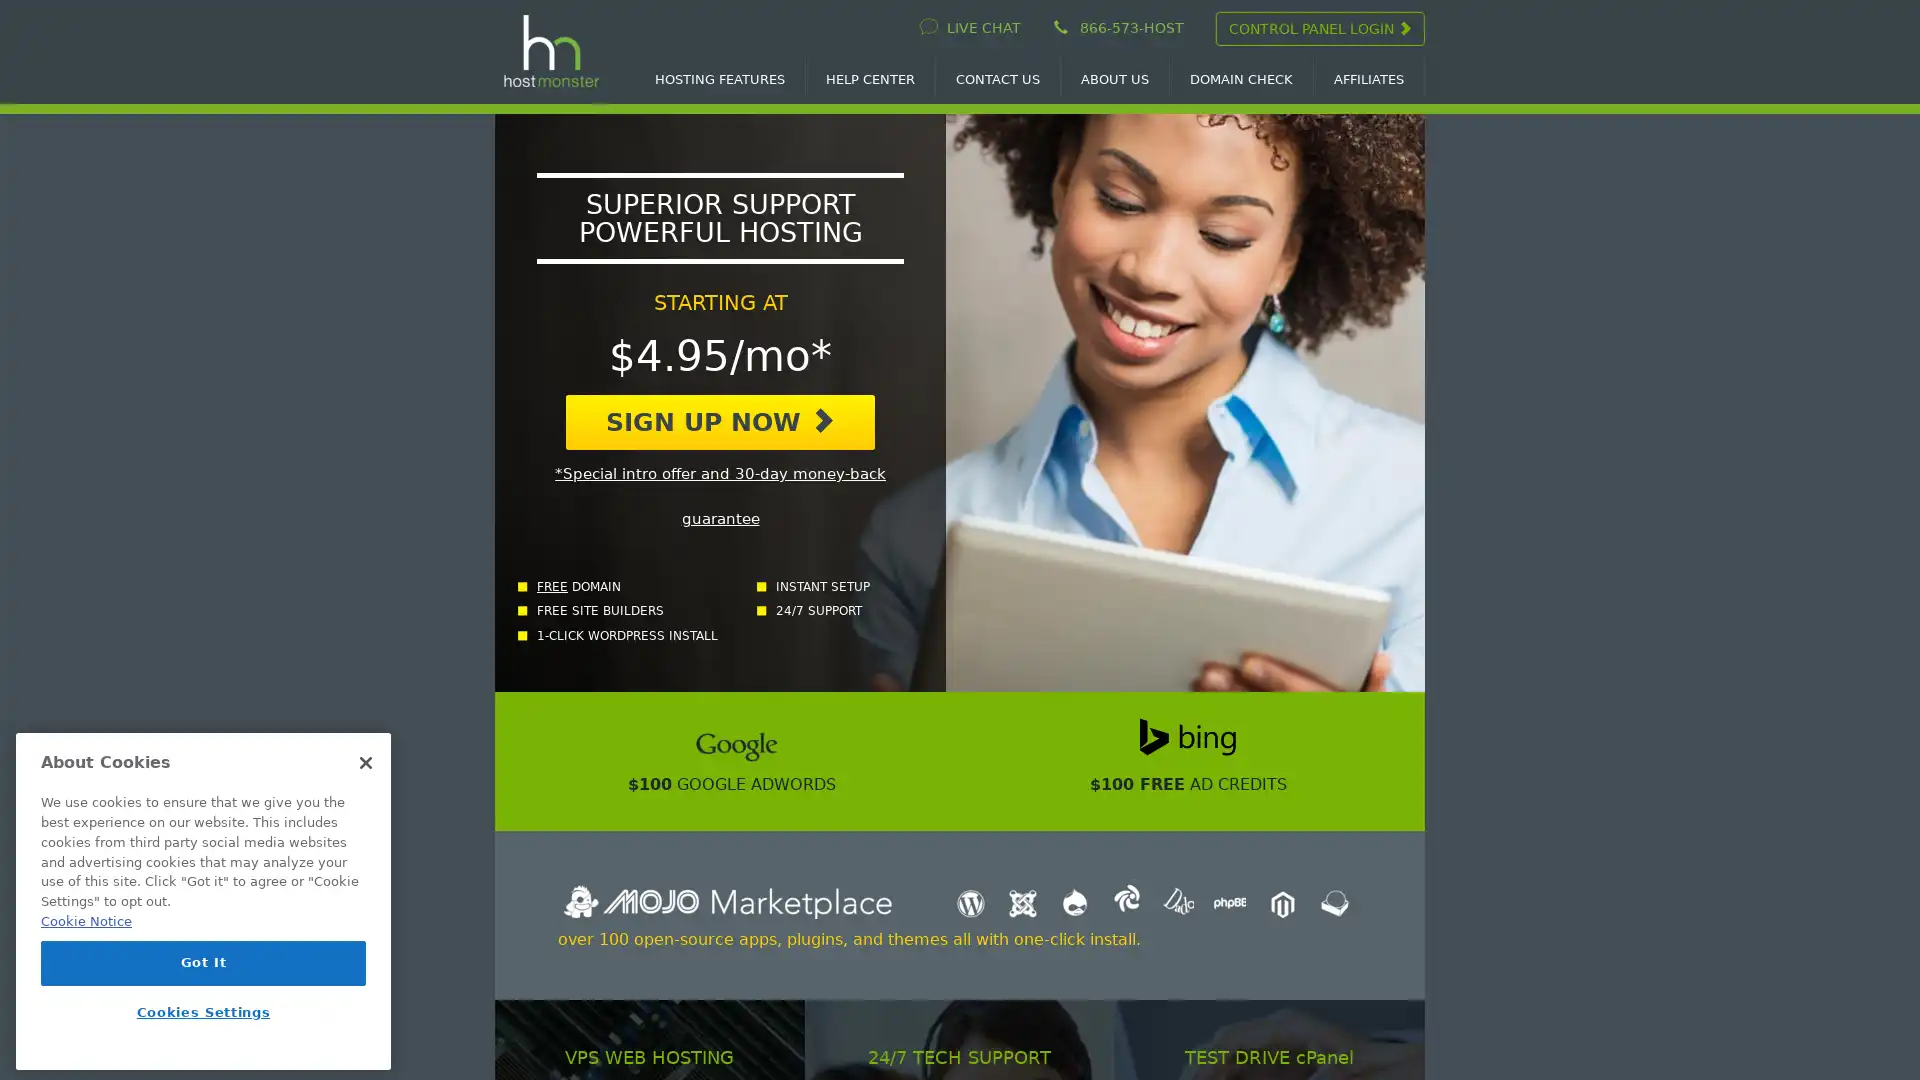 The width and height of the screenshot is (1920, 1080). What do you see at coordinates (203, 962) in the screenshot?
I see `Got It` at bounding box center [203, 962].